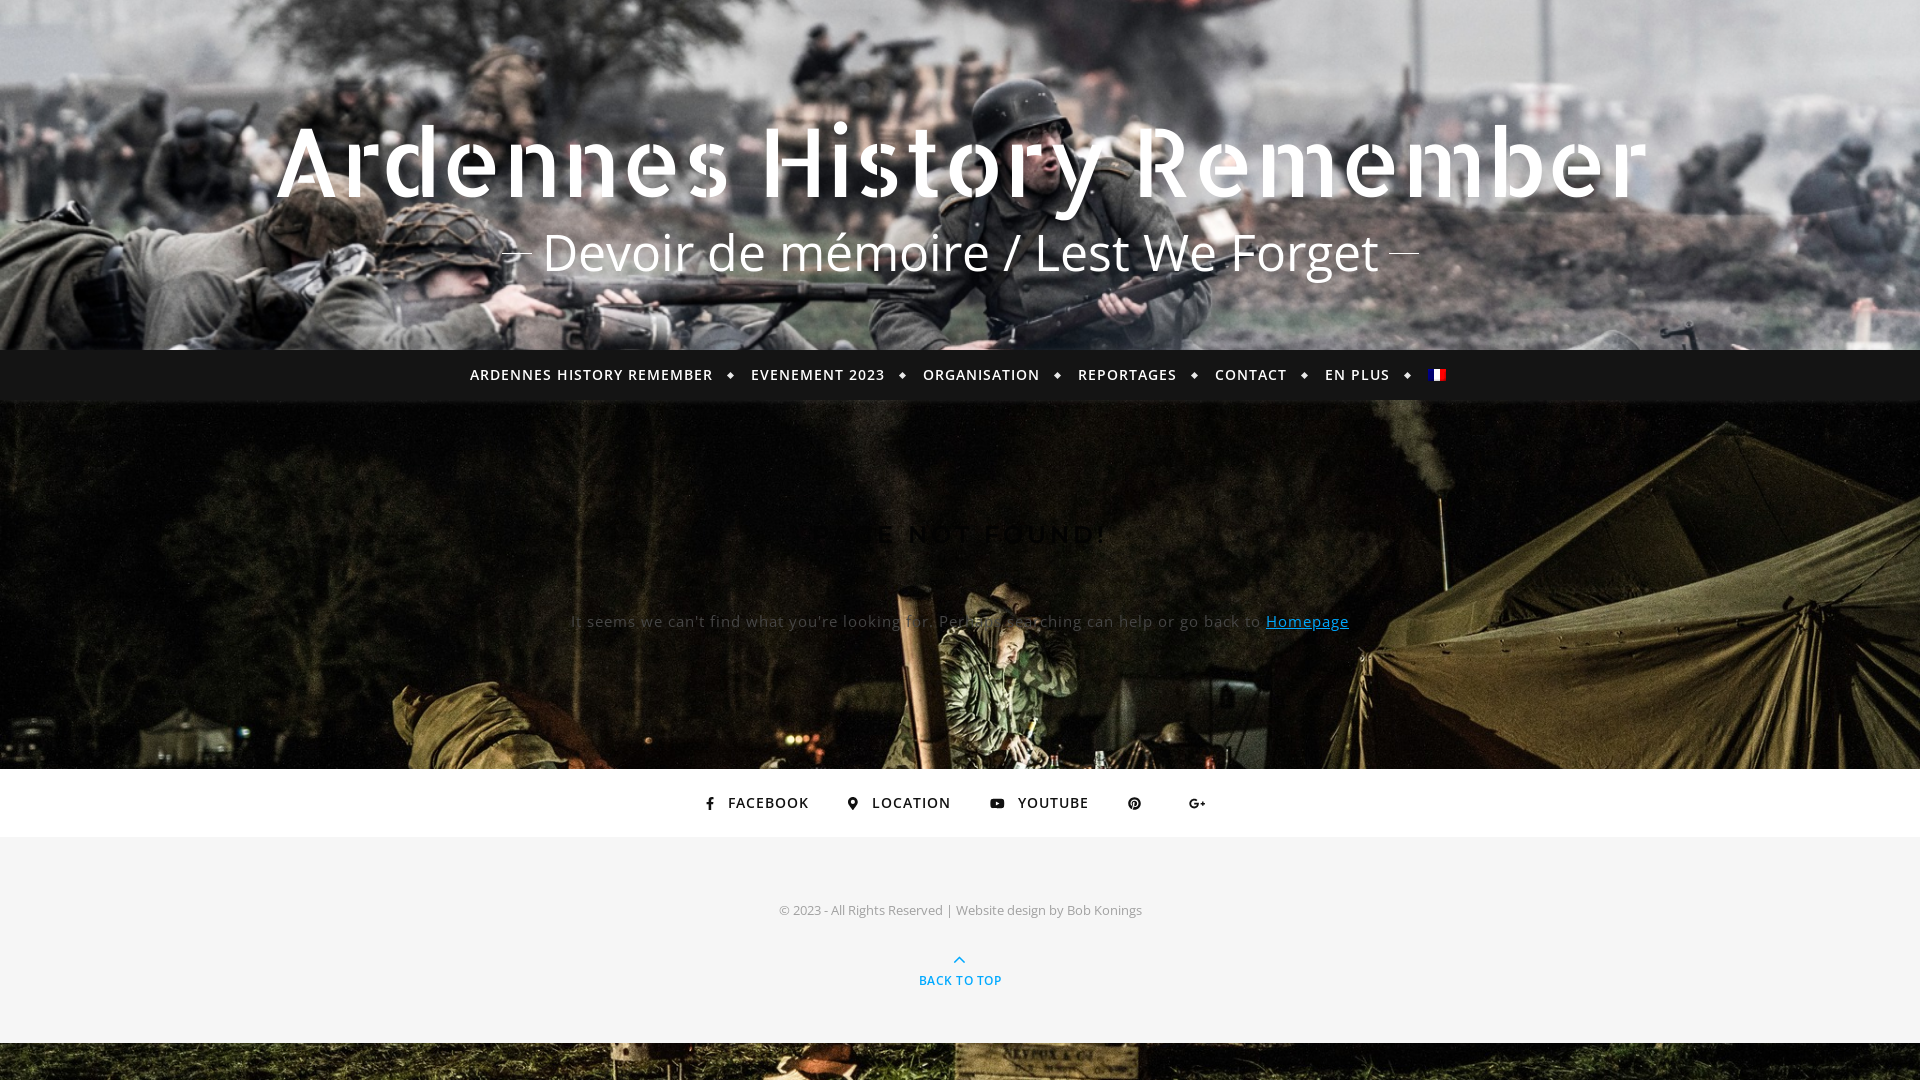  What do you see at coordinates (1250, 374) in the screenshot?
I see `'CONTACT'` at bounding box center [1250, 374].